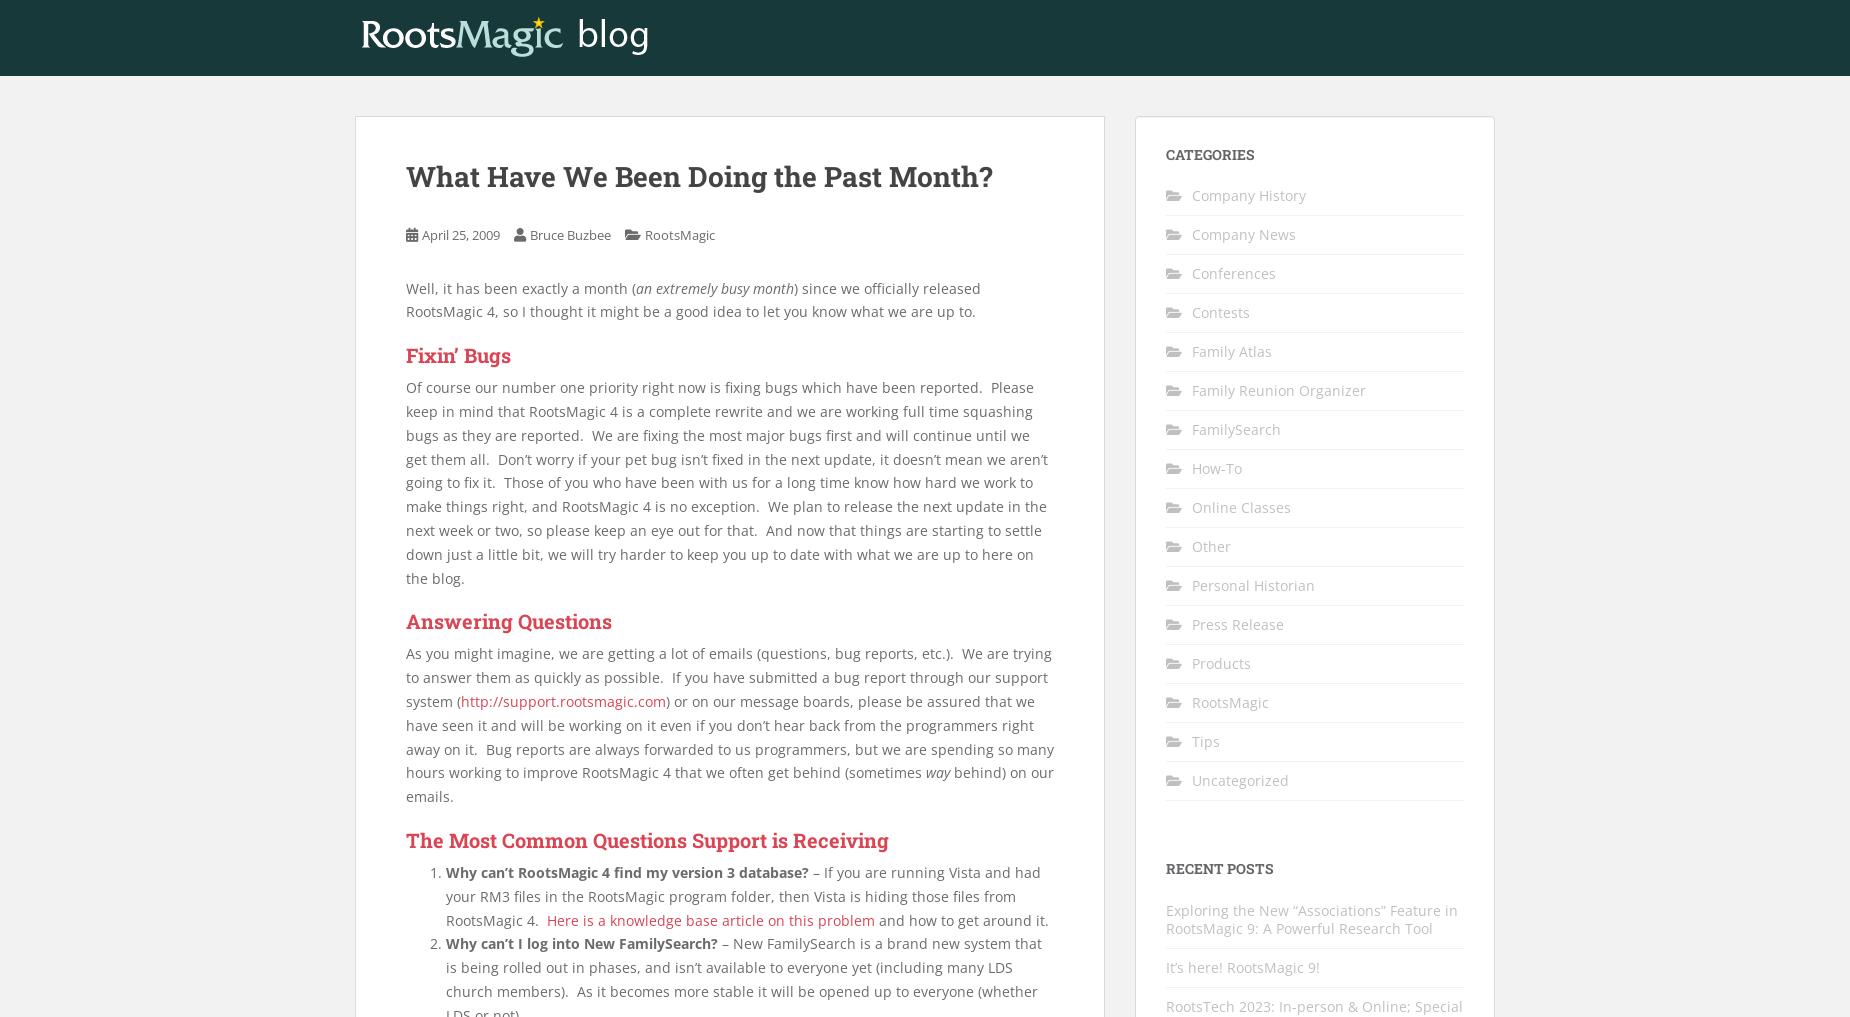 The height and width of the screenshot is (1017, 1850). Describe the element at coordinates (405, 299) in the screenshot. I see `') since we officially released RootsMagic 4, so I thought it might be a good idea to let you know what we are up to.'` at that location.